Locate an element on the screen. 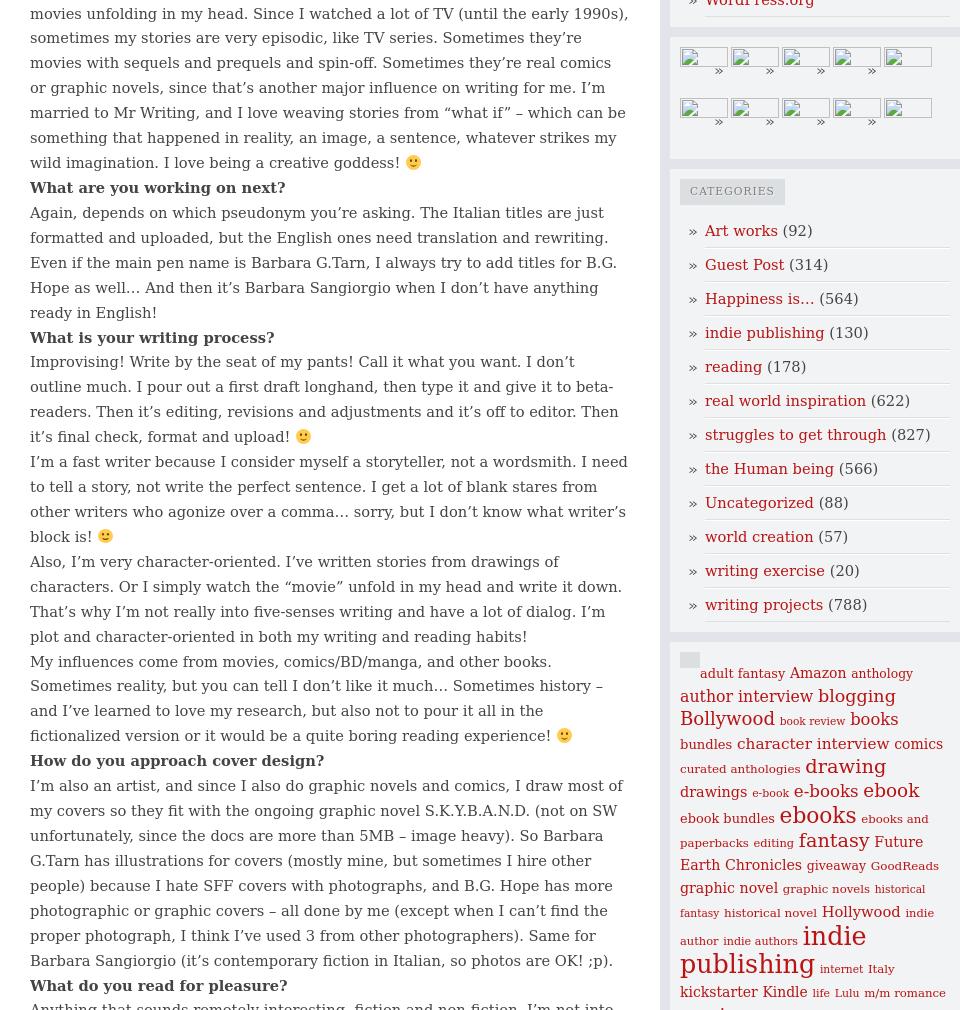 This screenshot has width=960, height=1010. 'What are you working on next?' is located at coordinates (28, 186).